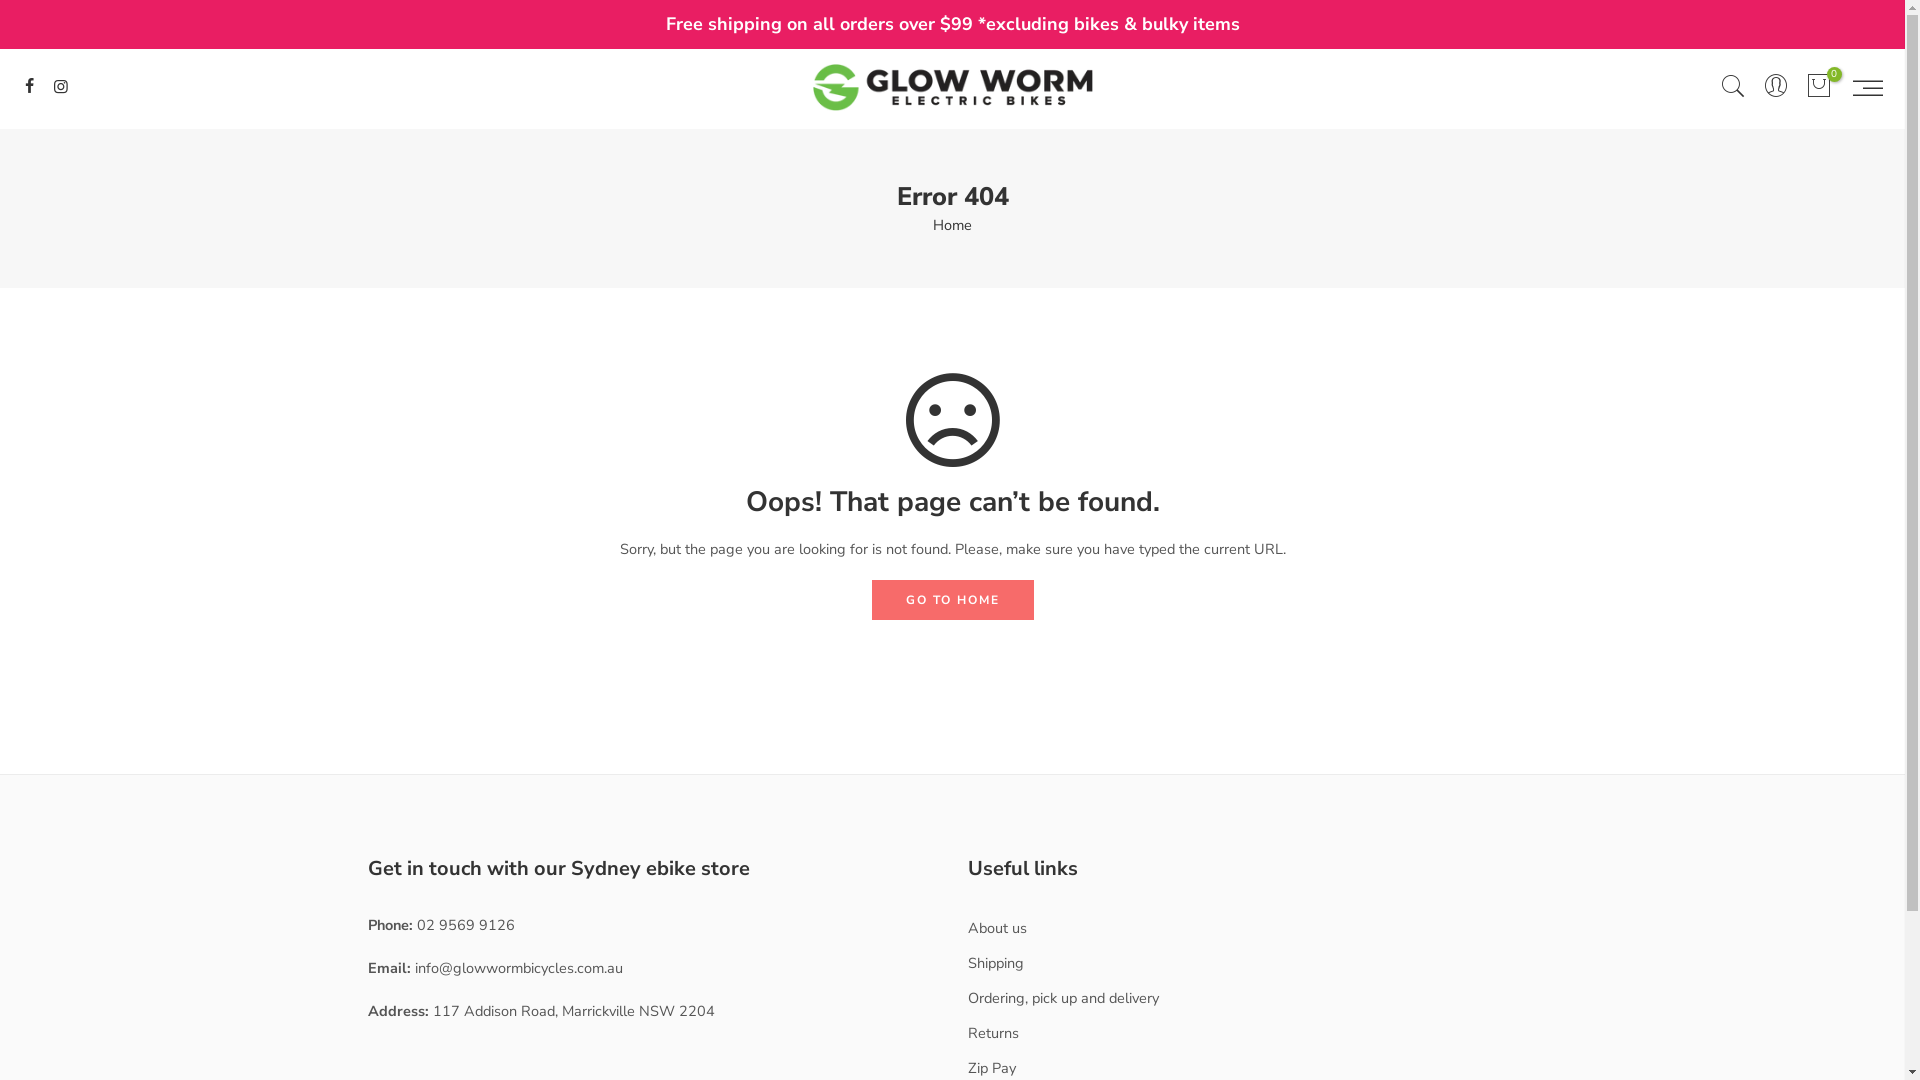 This screenshot has height=1080, width=1920. Describe the element at coordinates (1804, 87) in the screenshot. I see `'0'` at that location.